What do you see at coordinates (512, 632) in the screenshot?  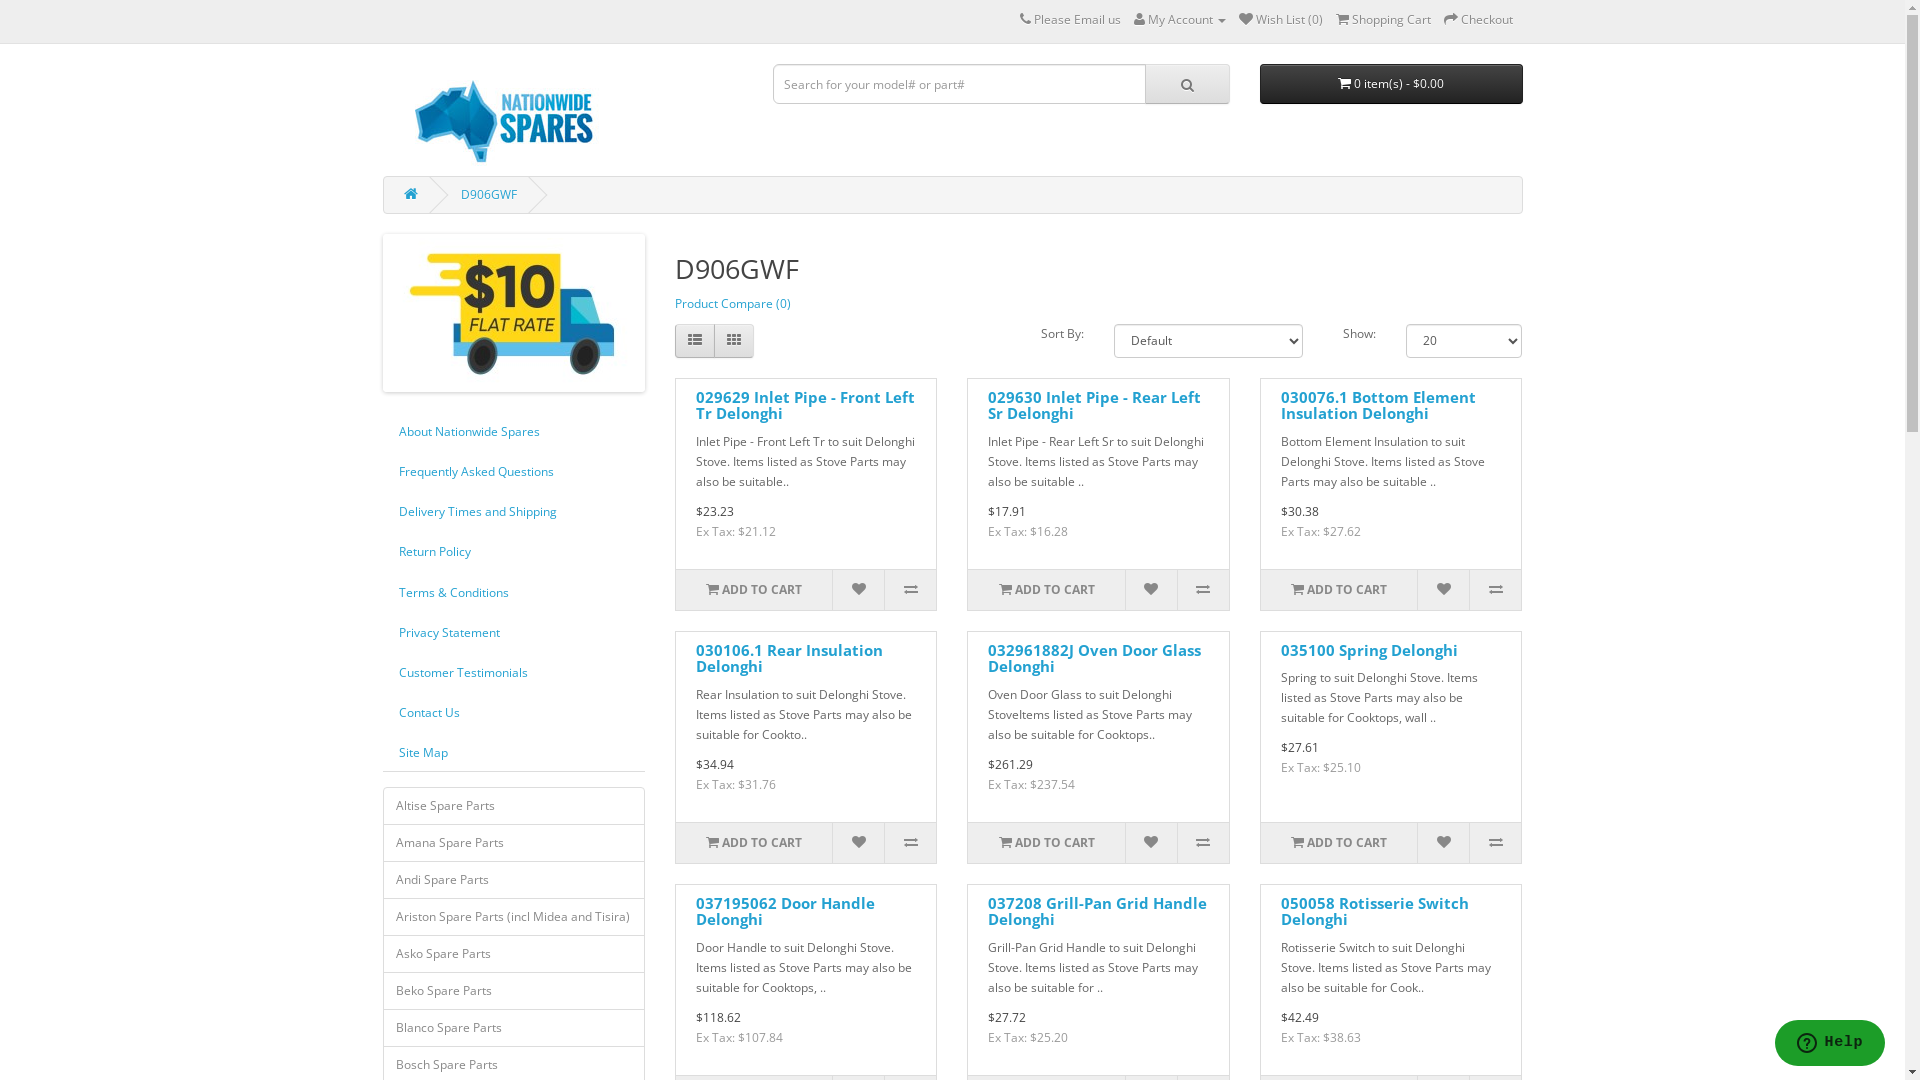 I see `'Privacy Statement'` at bounding box center [512, 632].